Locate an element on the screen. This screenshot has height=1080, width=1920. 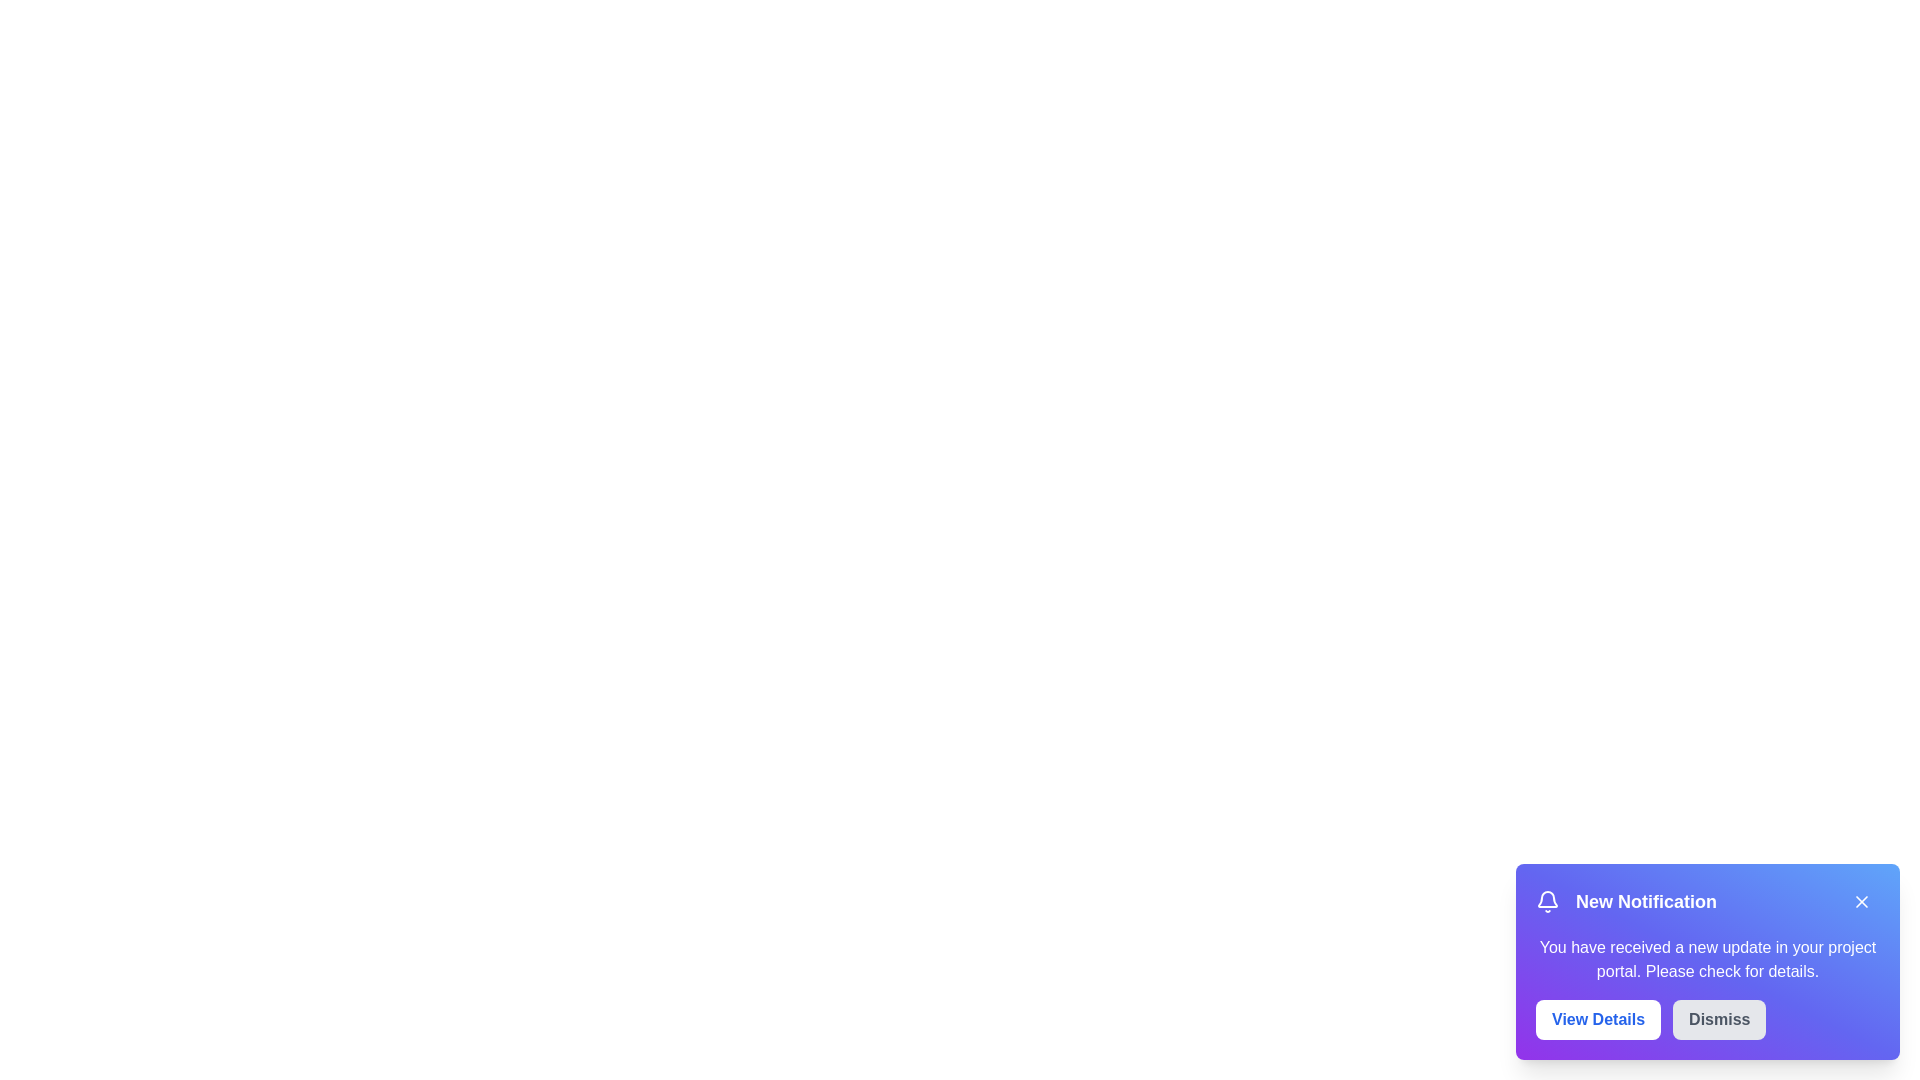
the notification icon to interact with it is located at coordinates (1547, 902).